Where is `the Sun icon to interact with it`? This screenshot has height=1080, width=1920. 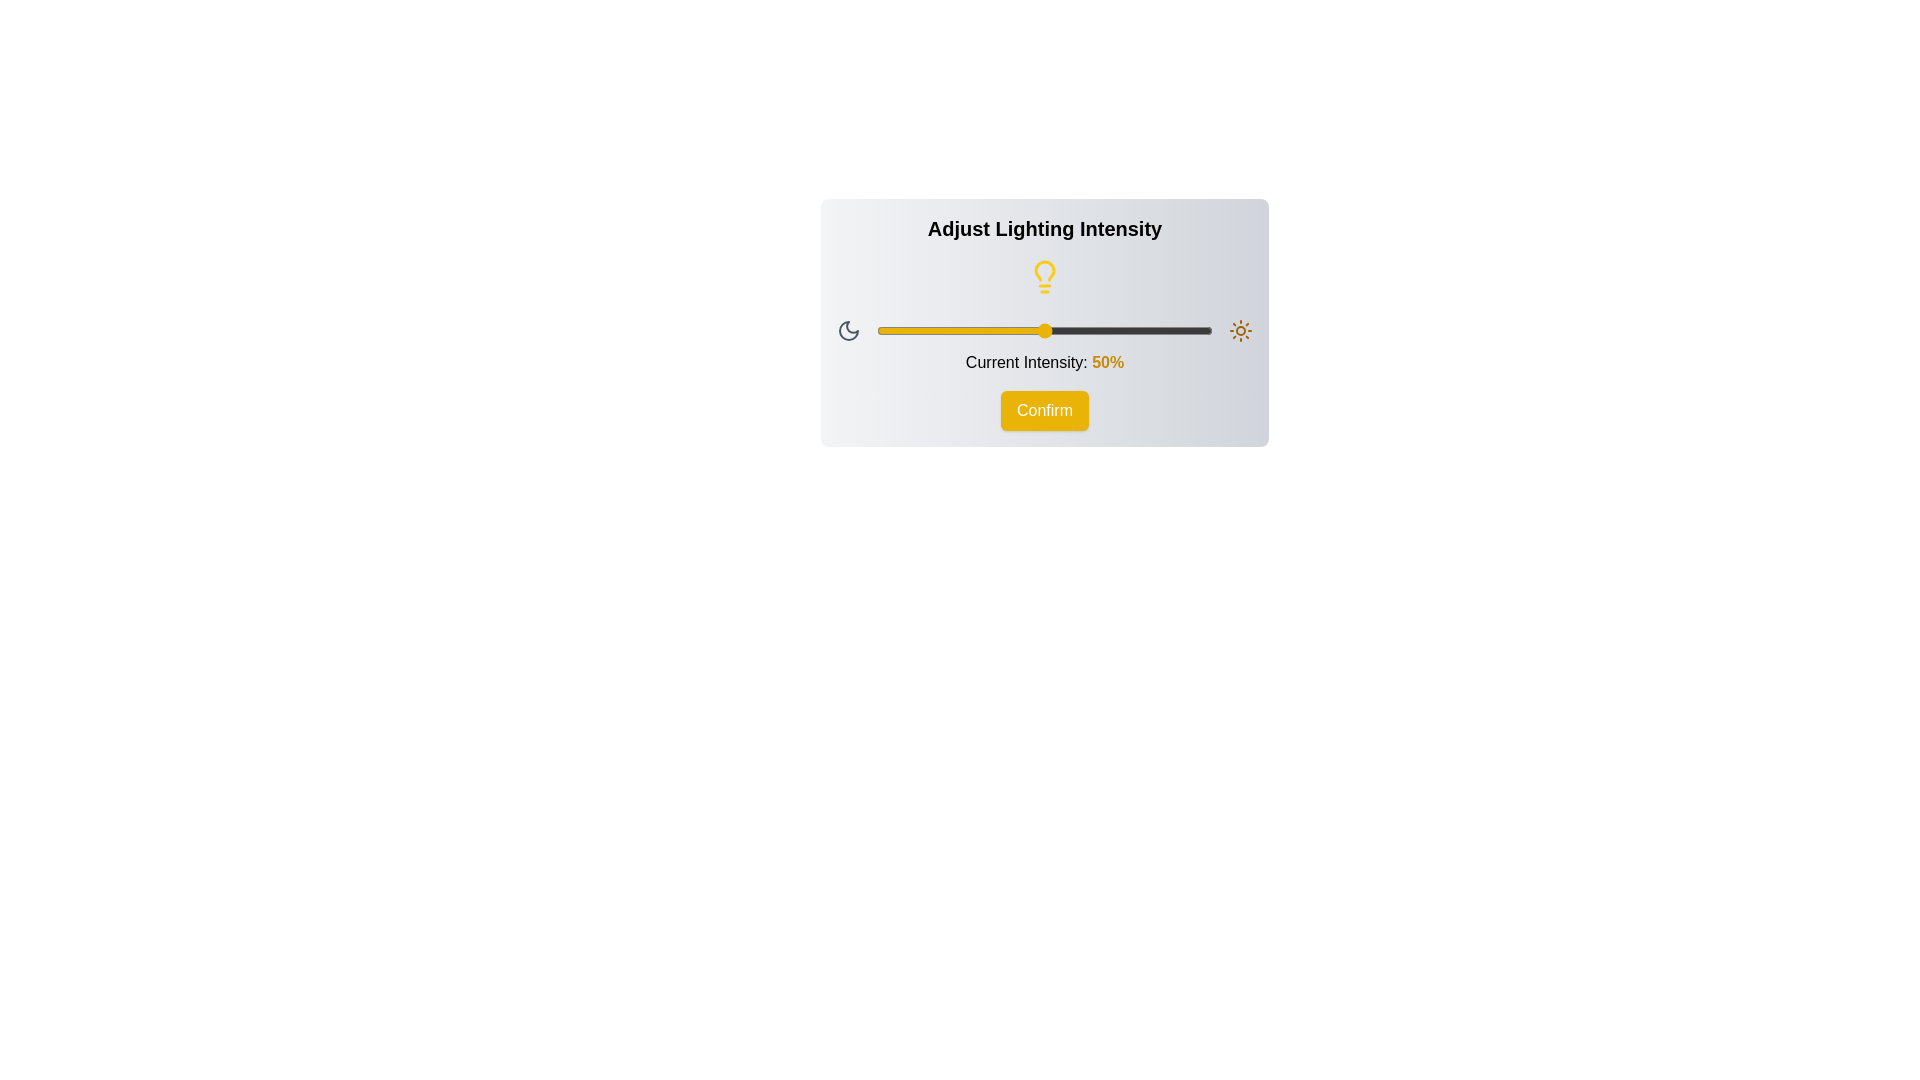
the Sun icon to interact with it is located at coordinates (1240, 330).